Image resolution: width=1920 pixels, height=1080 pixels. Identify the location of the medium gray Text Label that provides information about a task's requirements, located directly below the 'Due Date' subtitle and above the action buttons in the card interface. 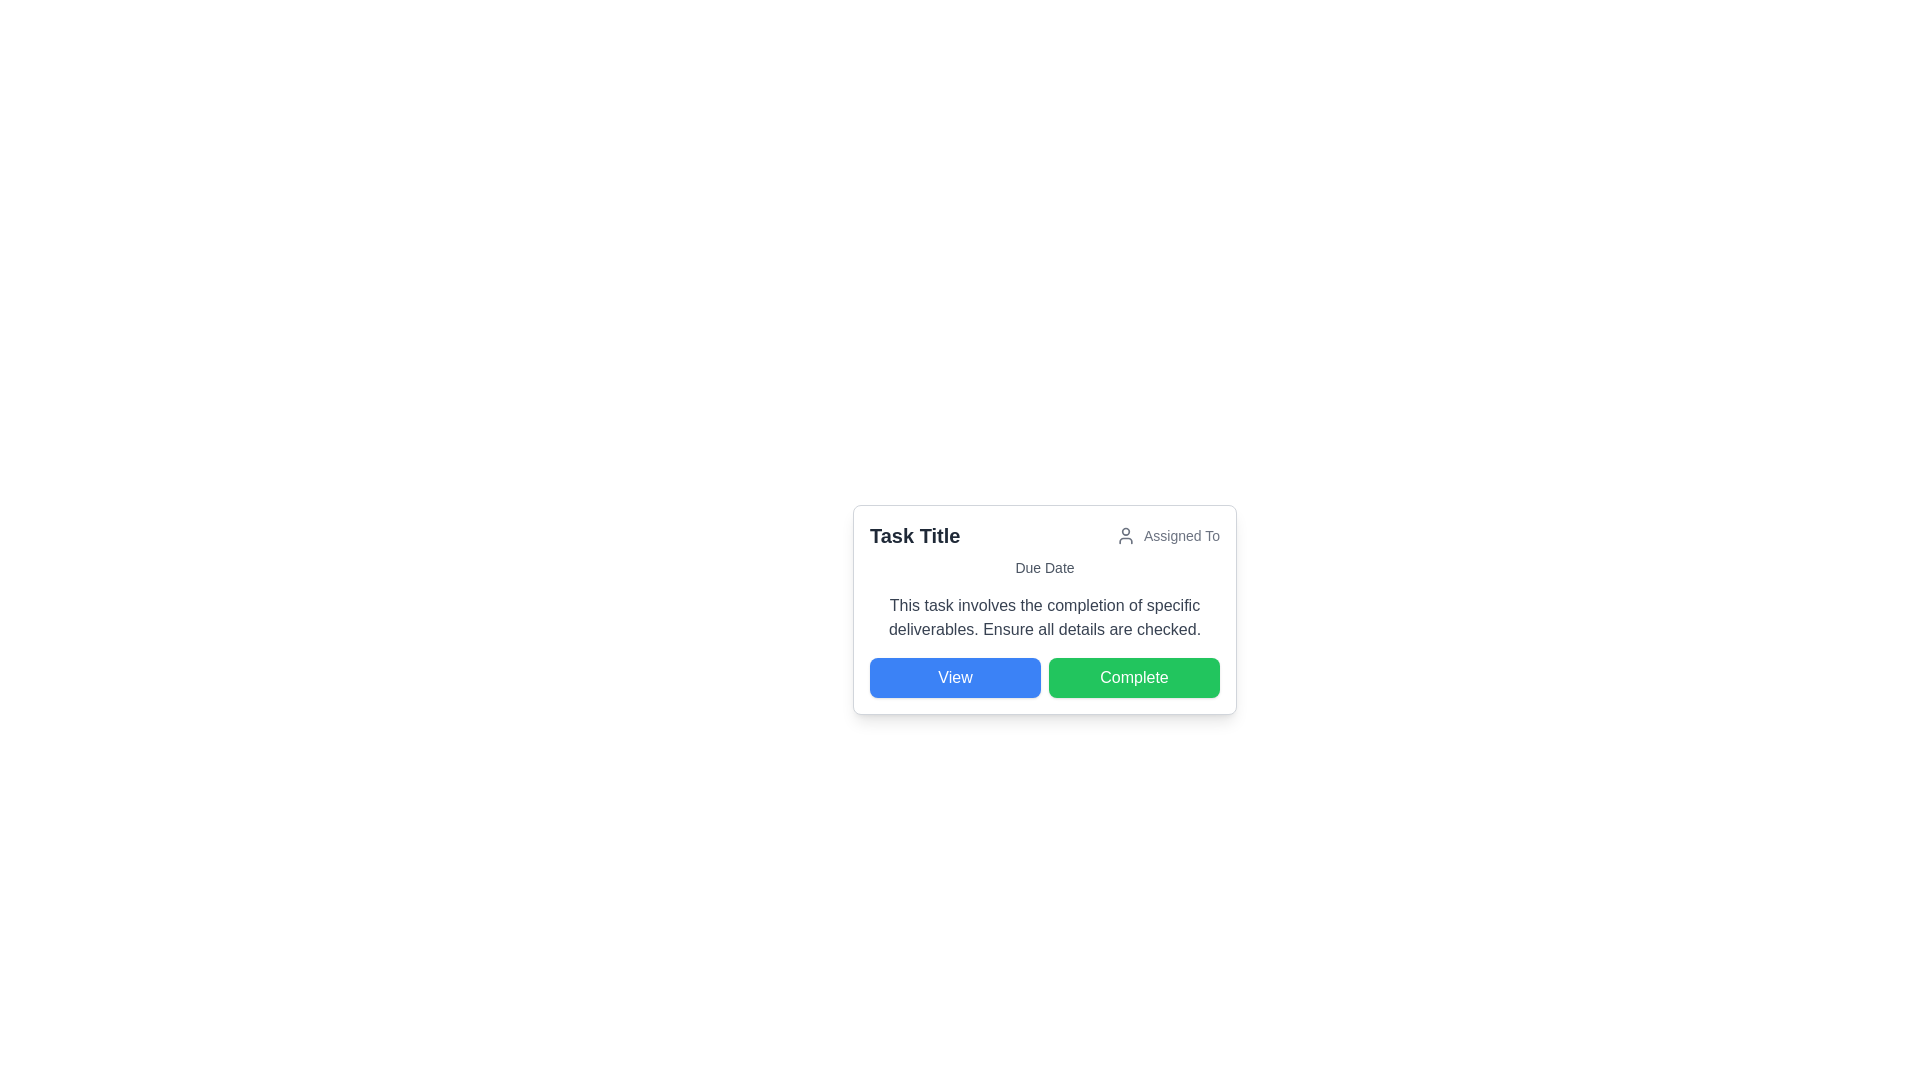
(1044, 616).